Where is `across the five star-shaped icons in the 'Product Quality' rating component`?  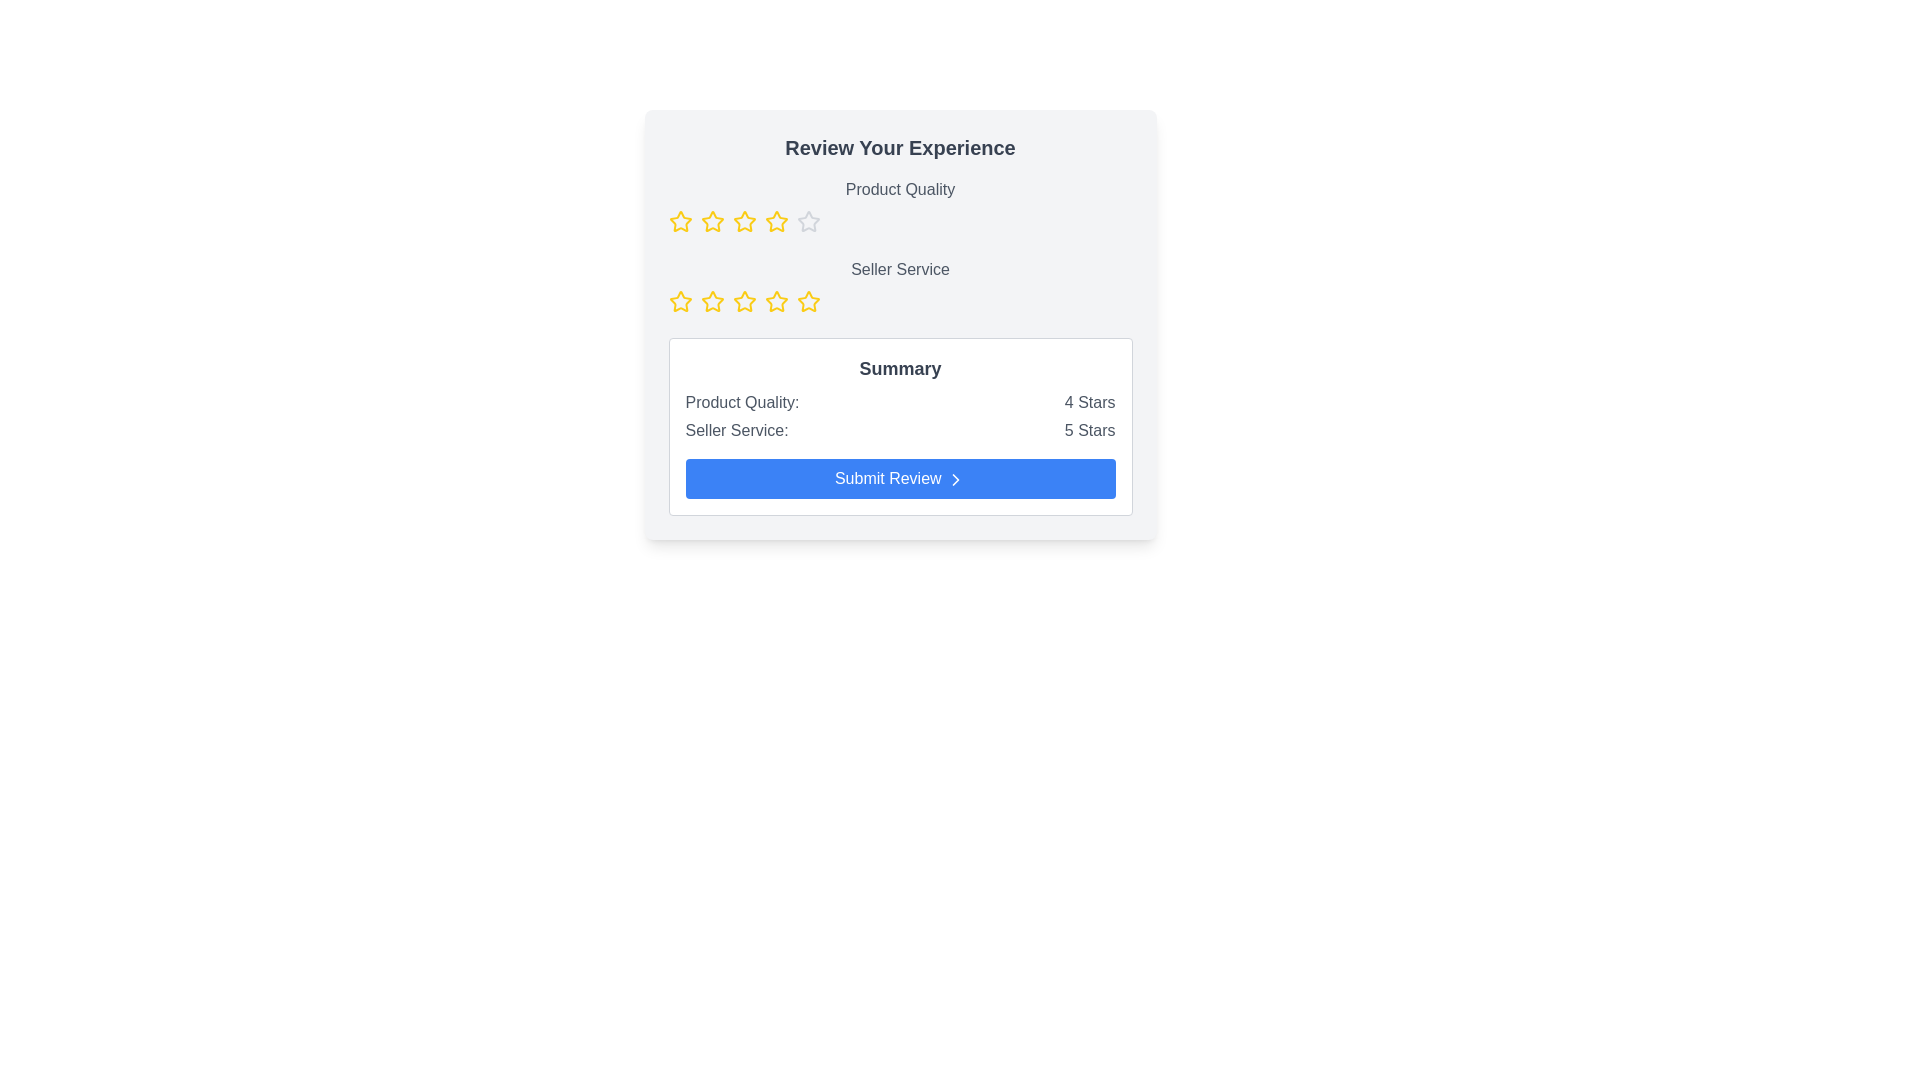 across the five star-shaped icons in the 'Product Quality' rating component is located at coordinates (899, 222).